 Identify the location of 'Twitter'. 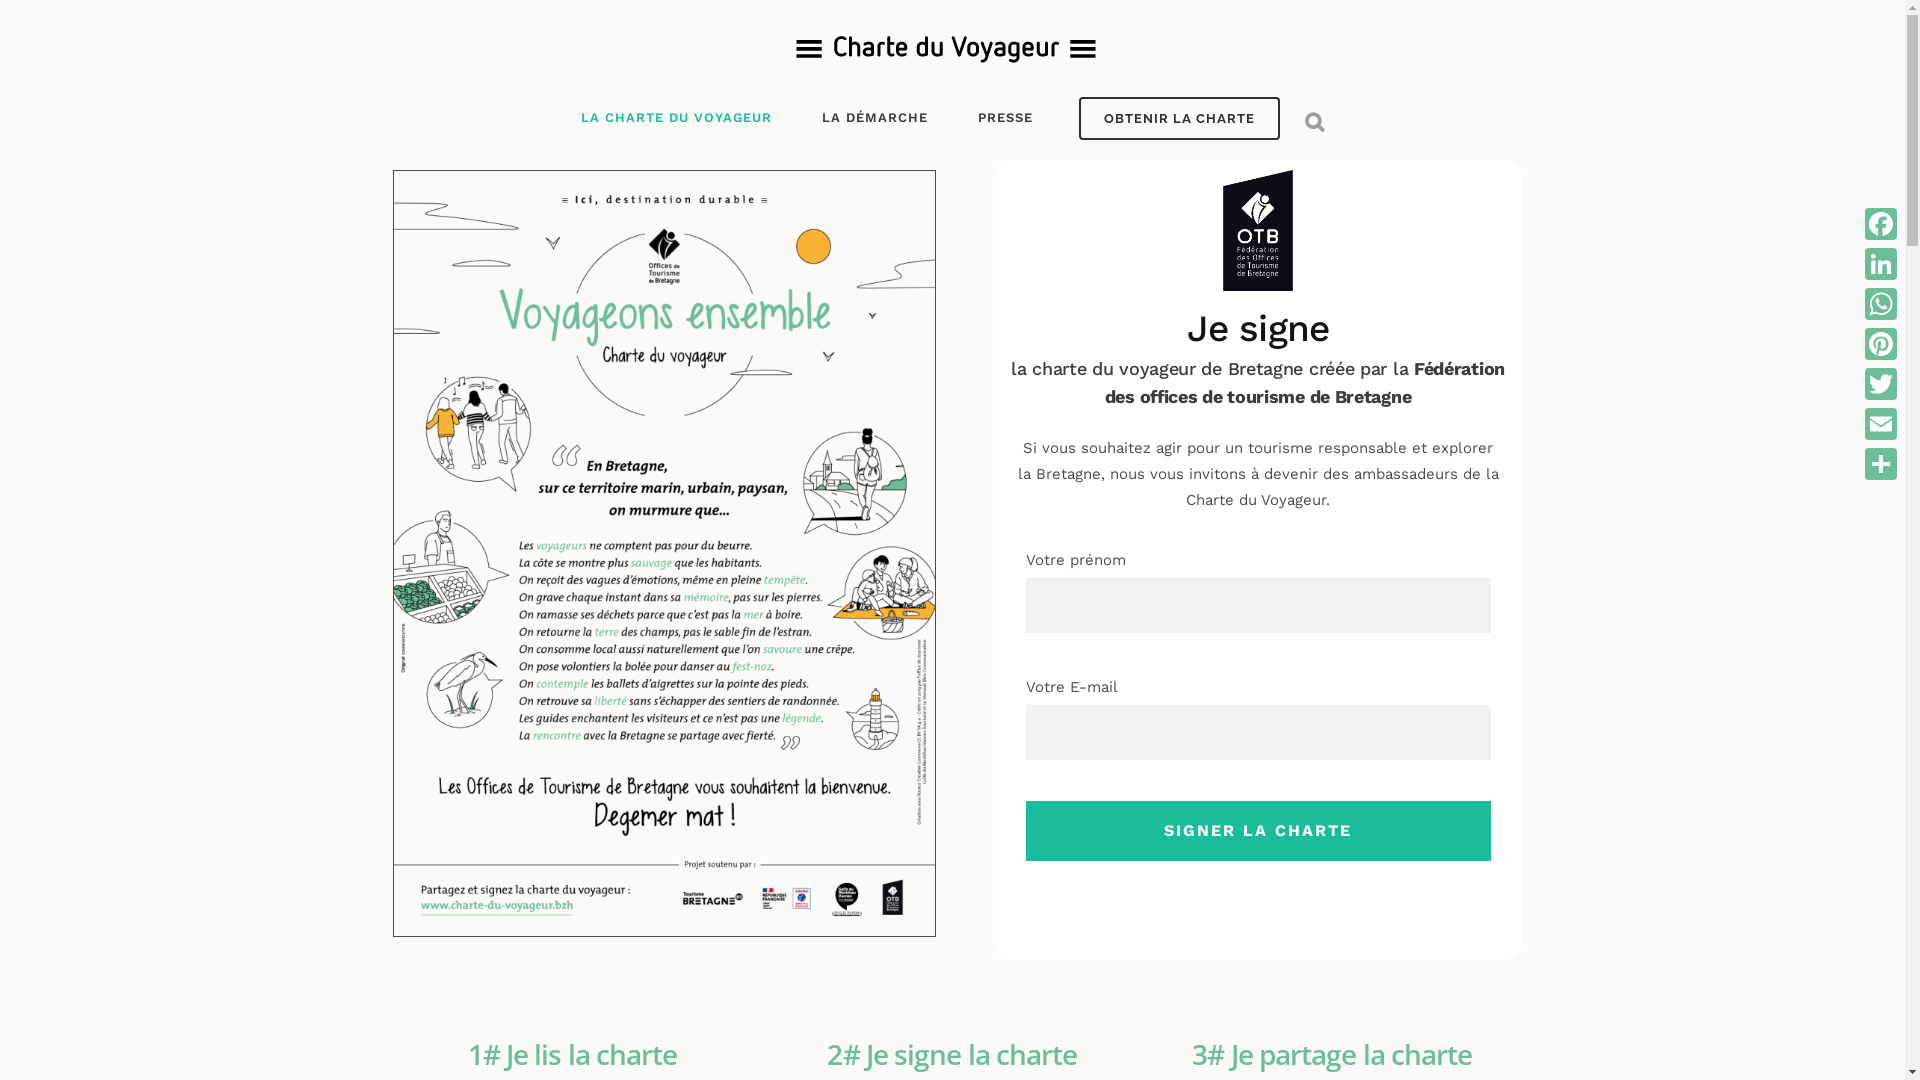
(1880, 384).